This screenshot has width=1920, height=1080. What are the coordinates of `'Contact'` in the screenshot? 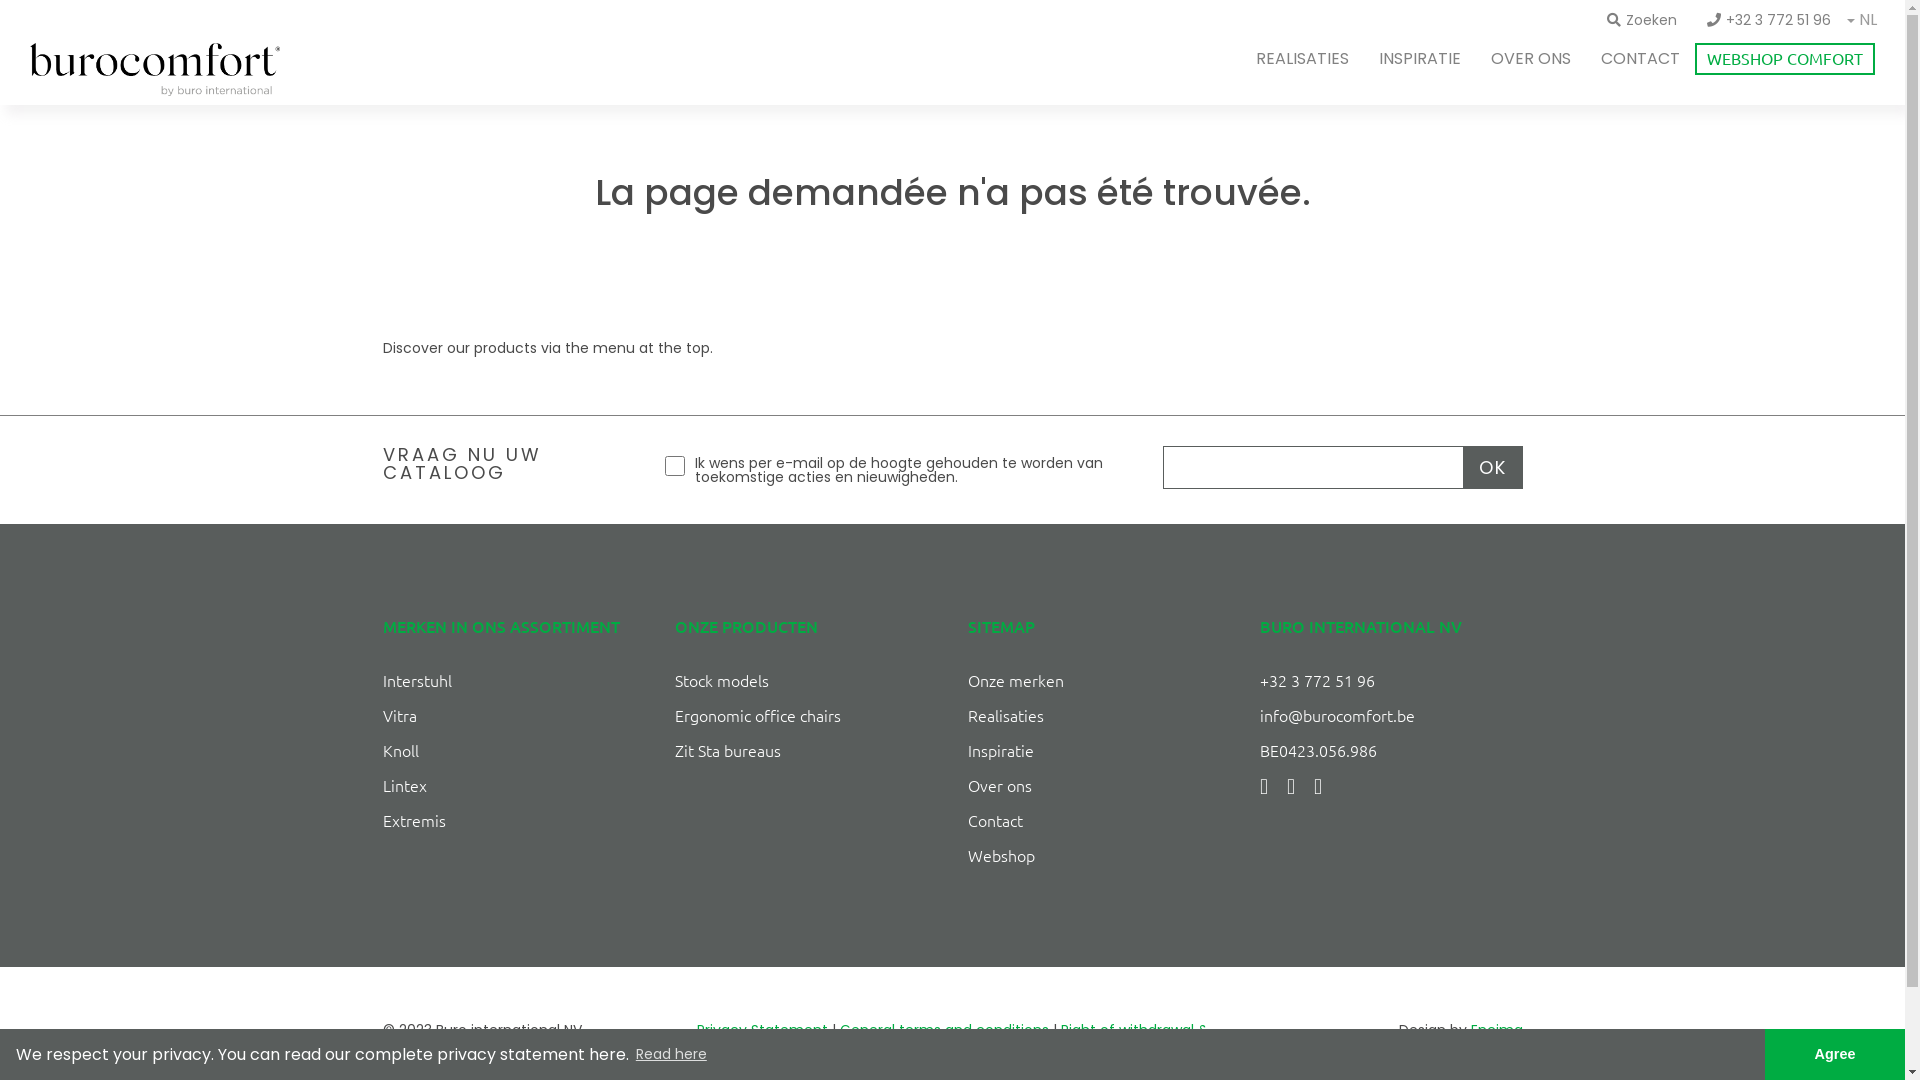 It's located at (995, 820).